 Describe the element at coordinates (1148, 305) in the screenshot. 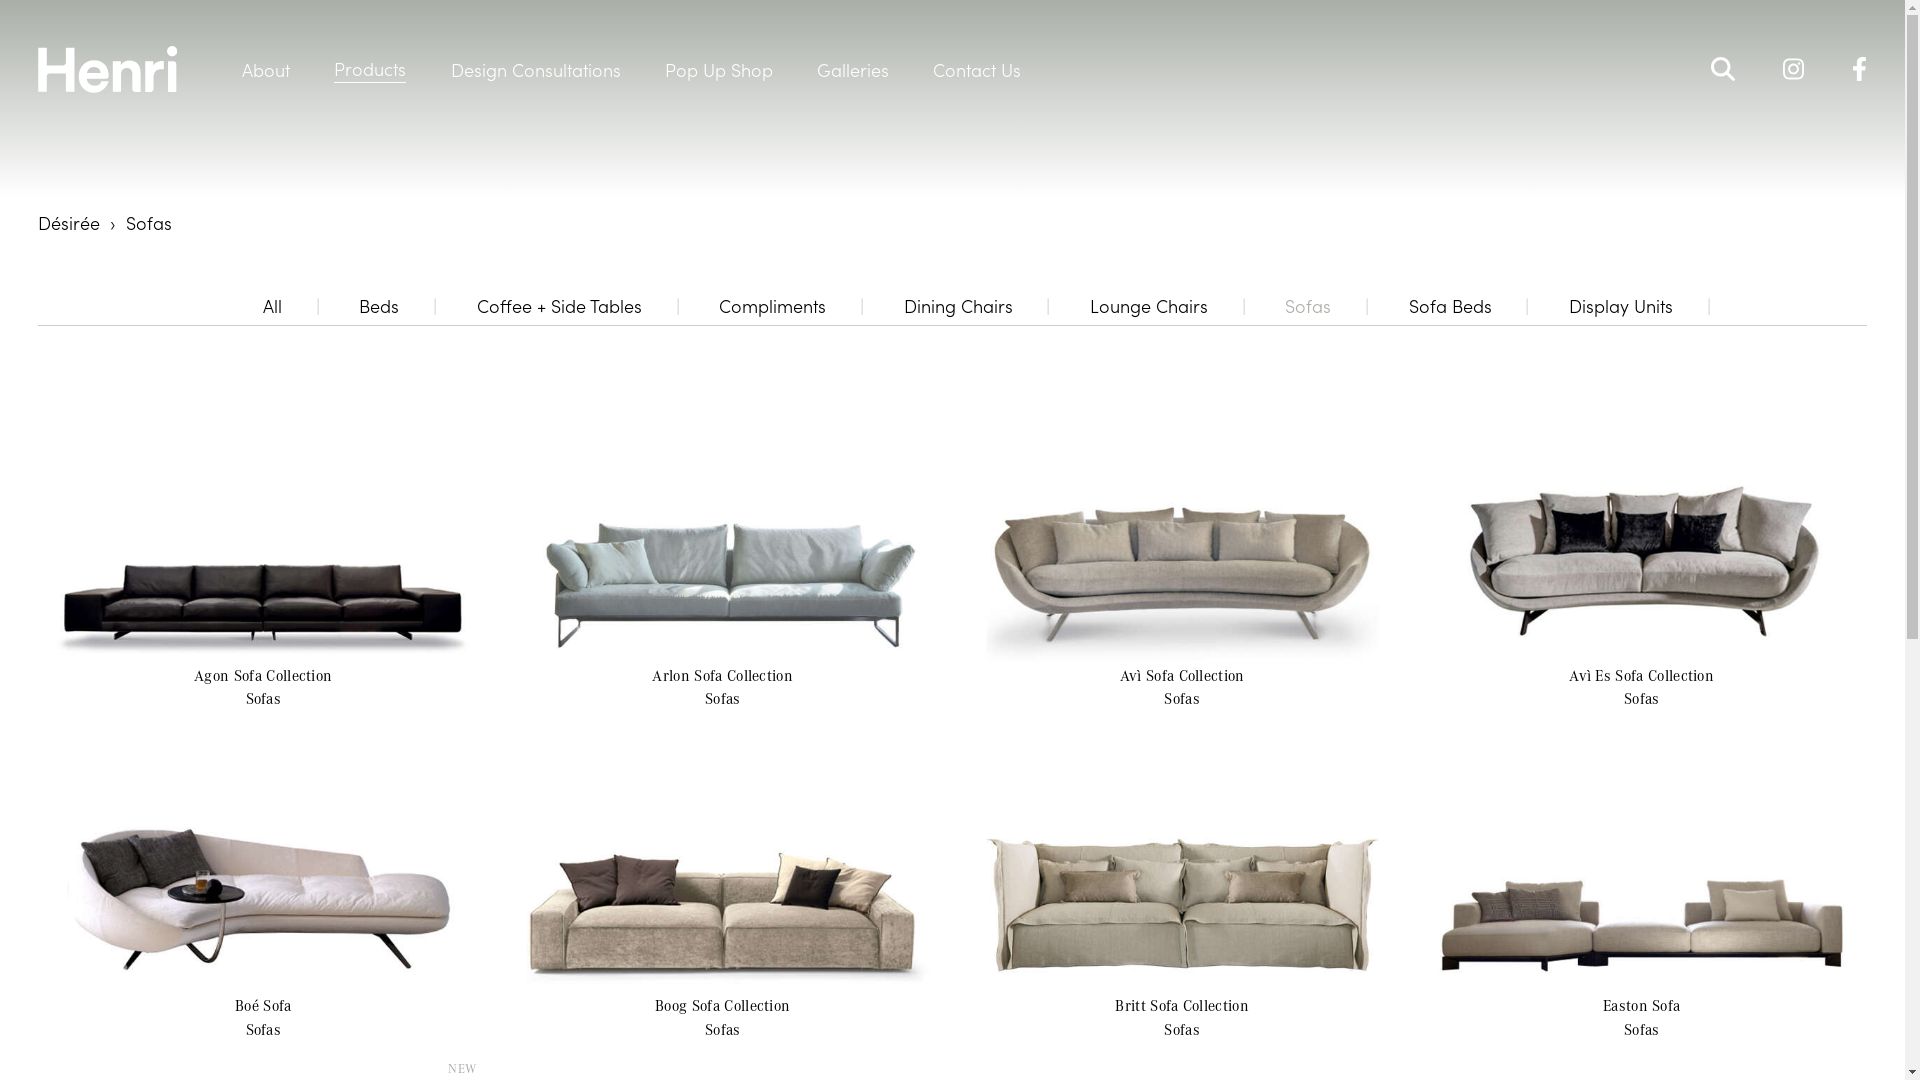

I see `'Lounge Chairs'` at that location.